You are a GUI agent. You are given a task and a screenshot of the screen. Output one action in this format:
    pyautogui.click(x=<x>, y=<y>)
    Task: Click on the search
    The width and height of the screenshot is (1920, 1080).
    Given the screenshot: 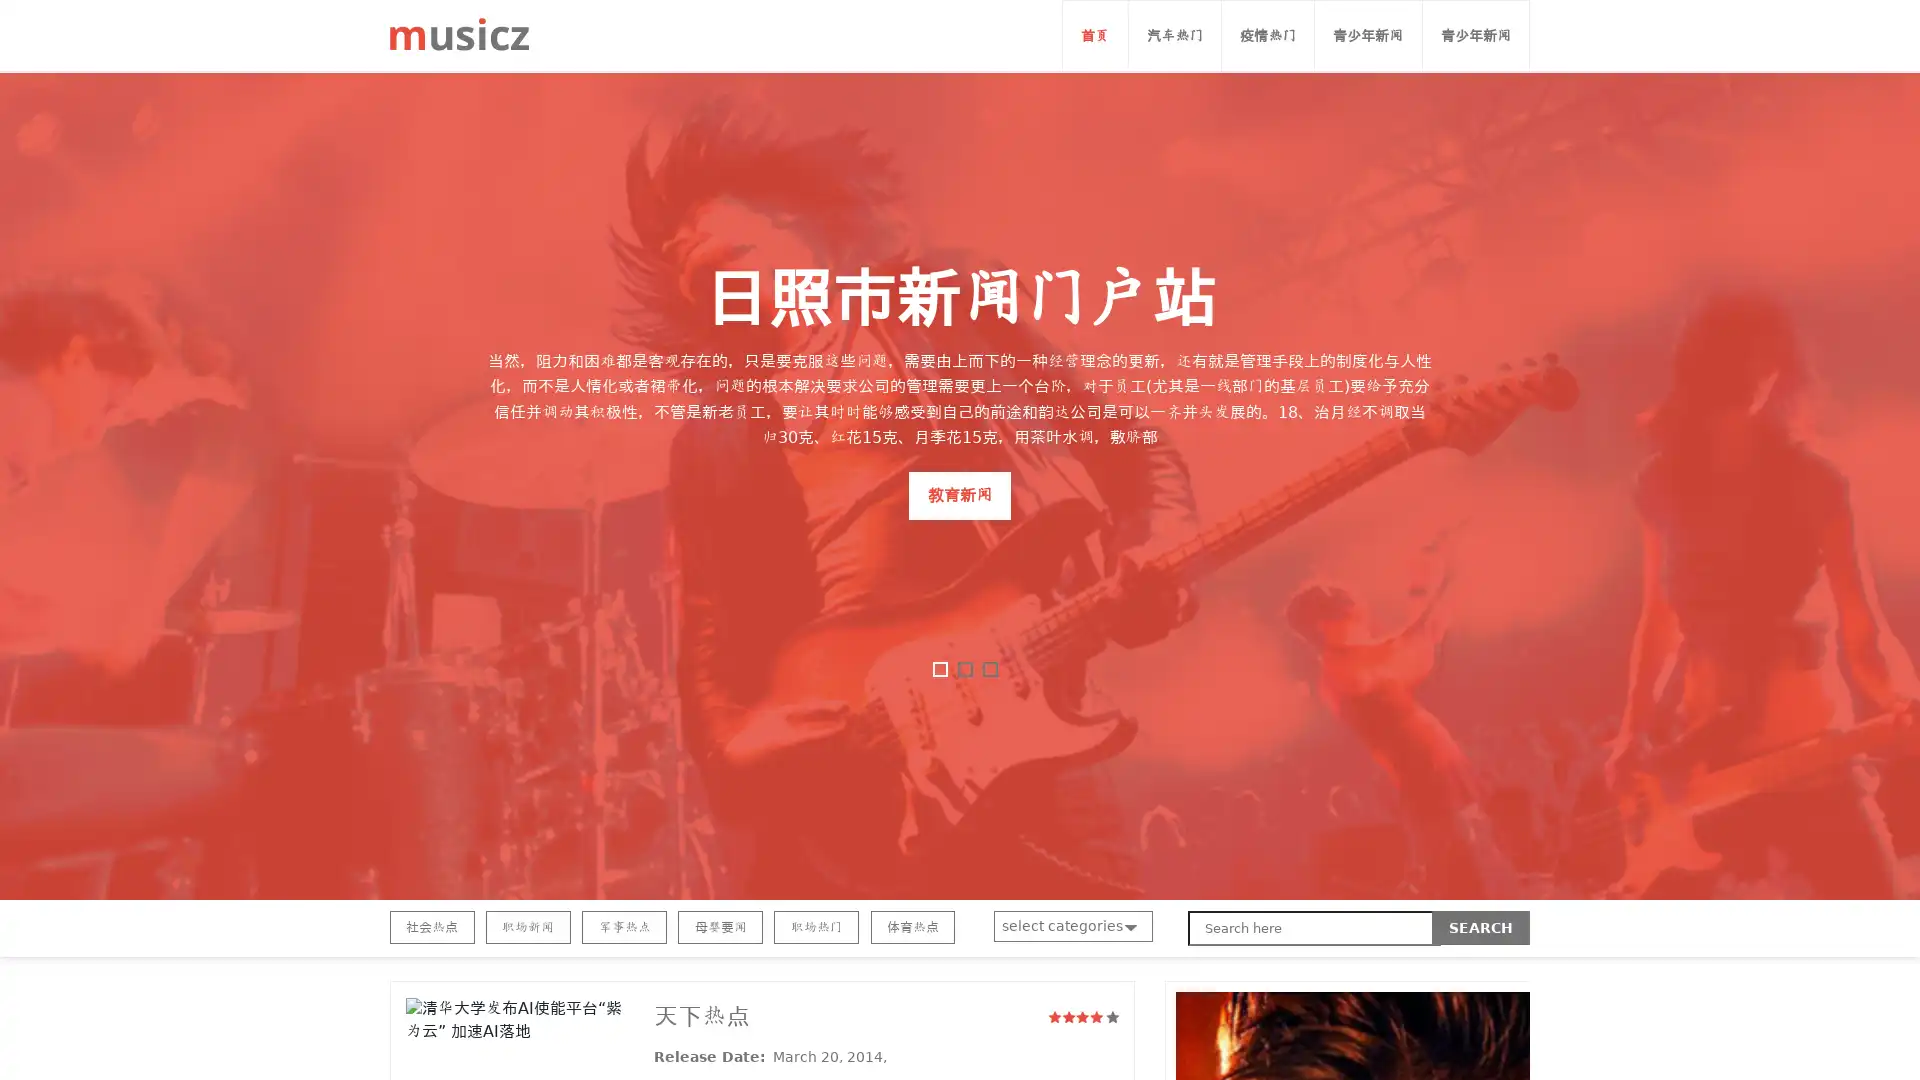 What is the action you would take?
    pyautogui.click(x=1481, y=928)
    